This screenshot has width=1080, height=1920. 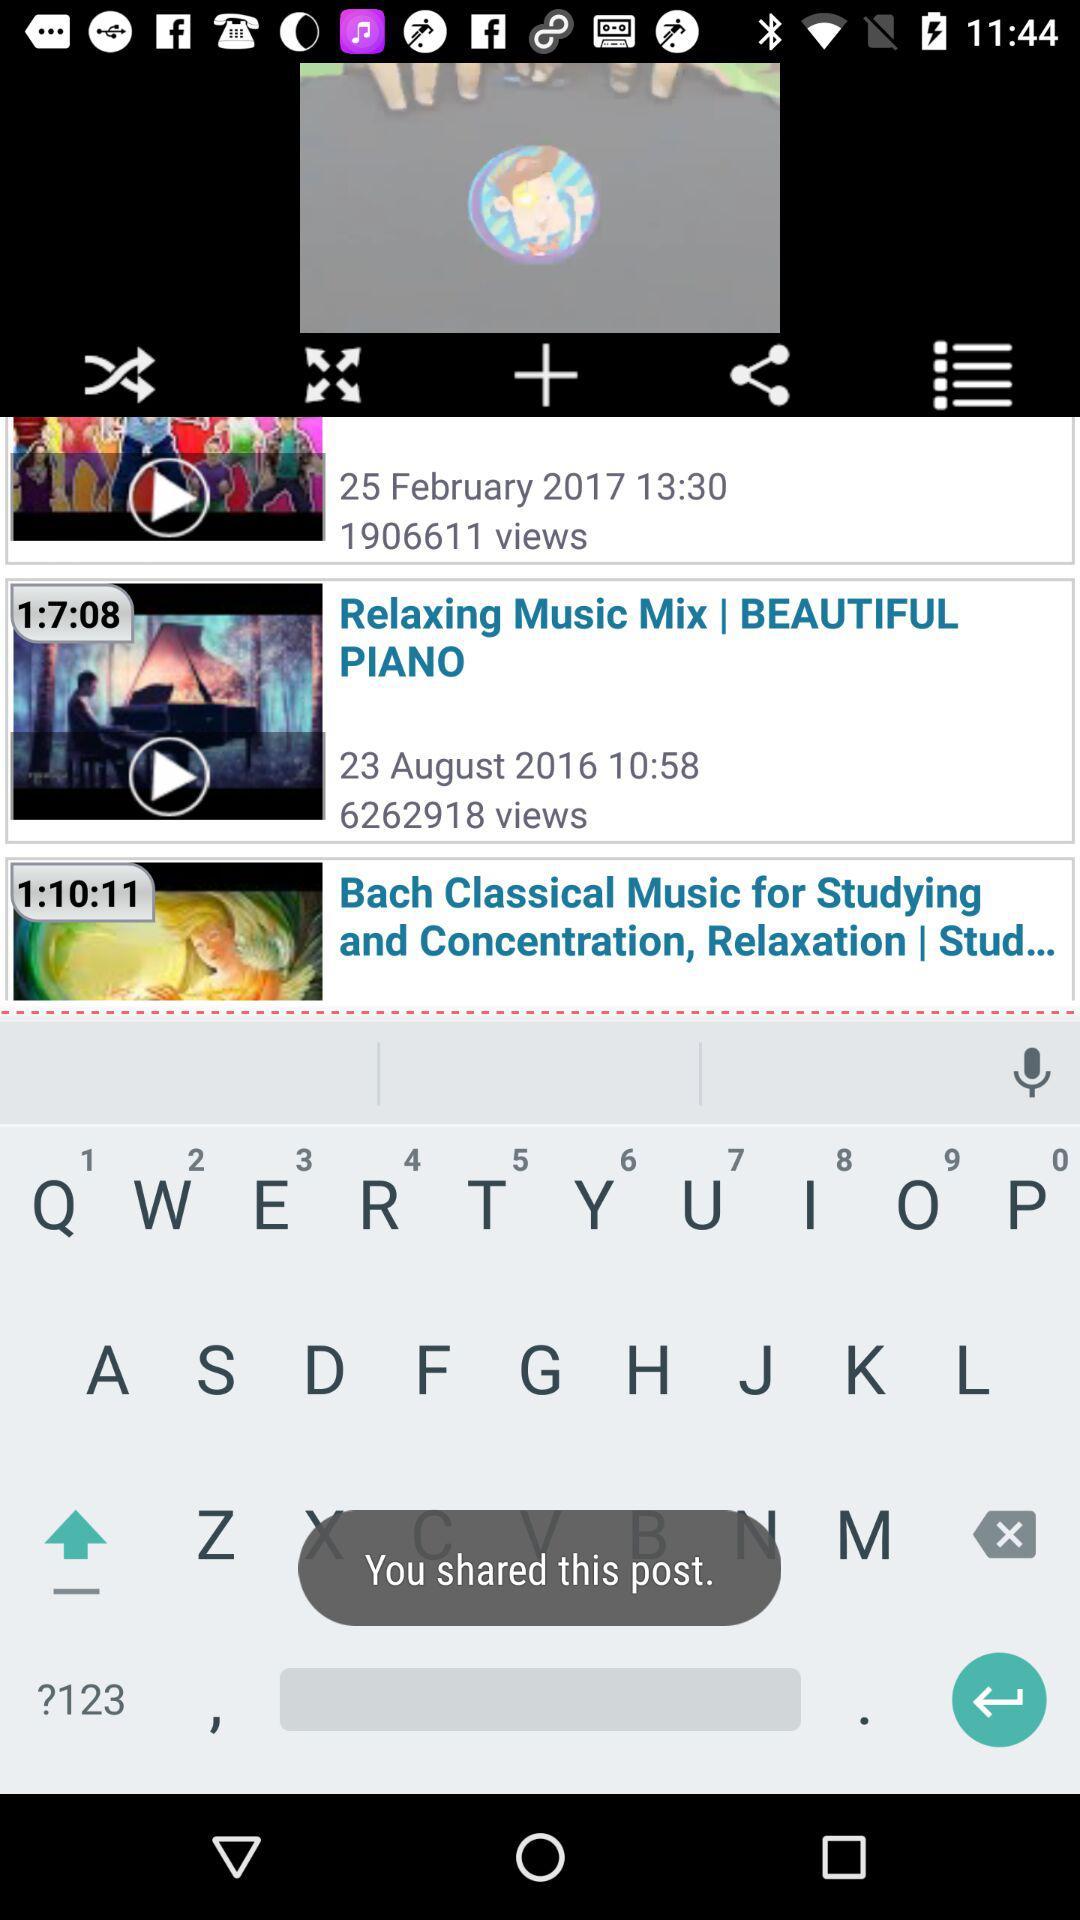 I want to click on the list icon, so click(x=972, y=374).